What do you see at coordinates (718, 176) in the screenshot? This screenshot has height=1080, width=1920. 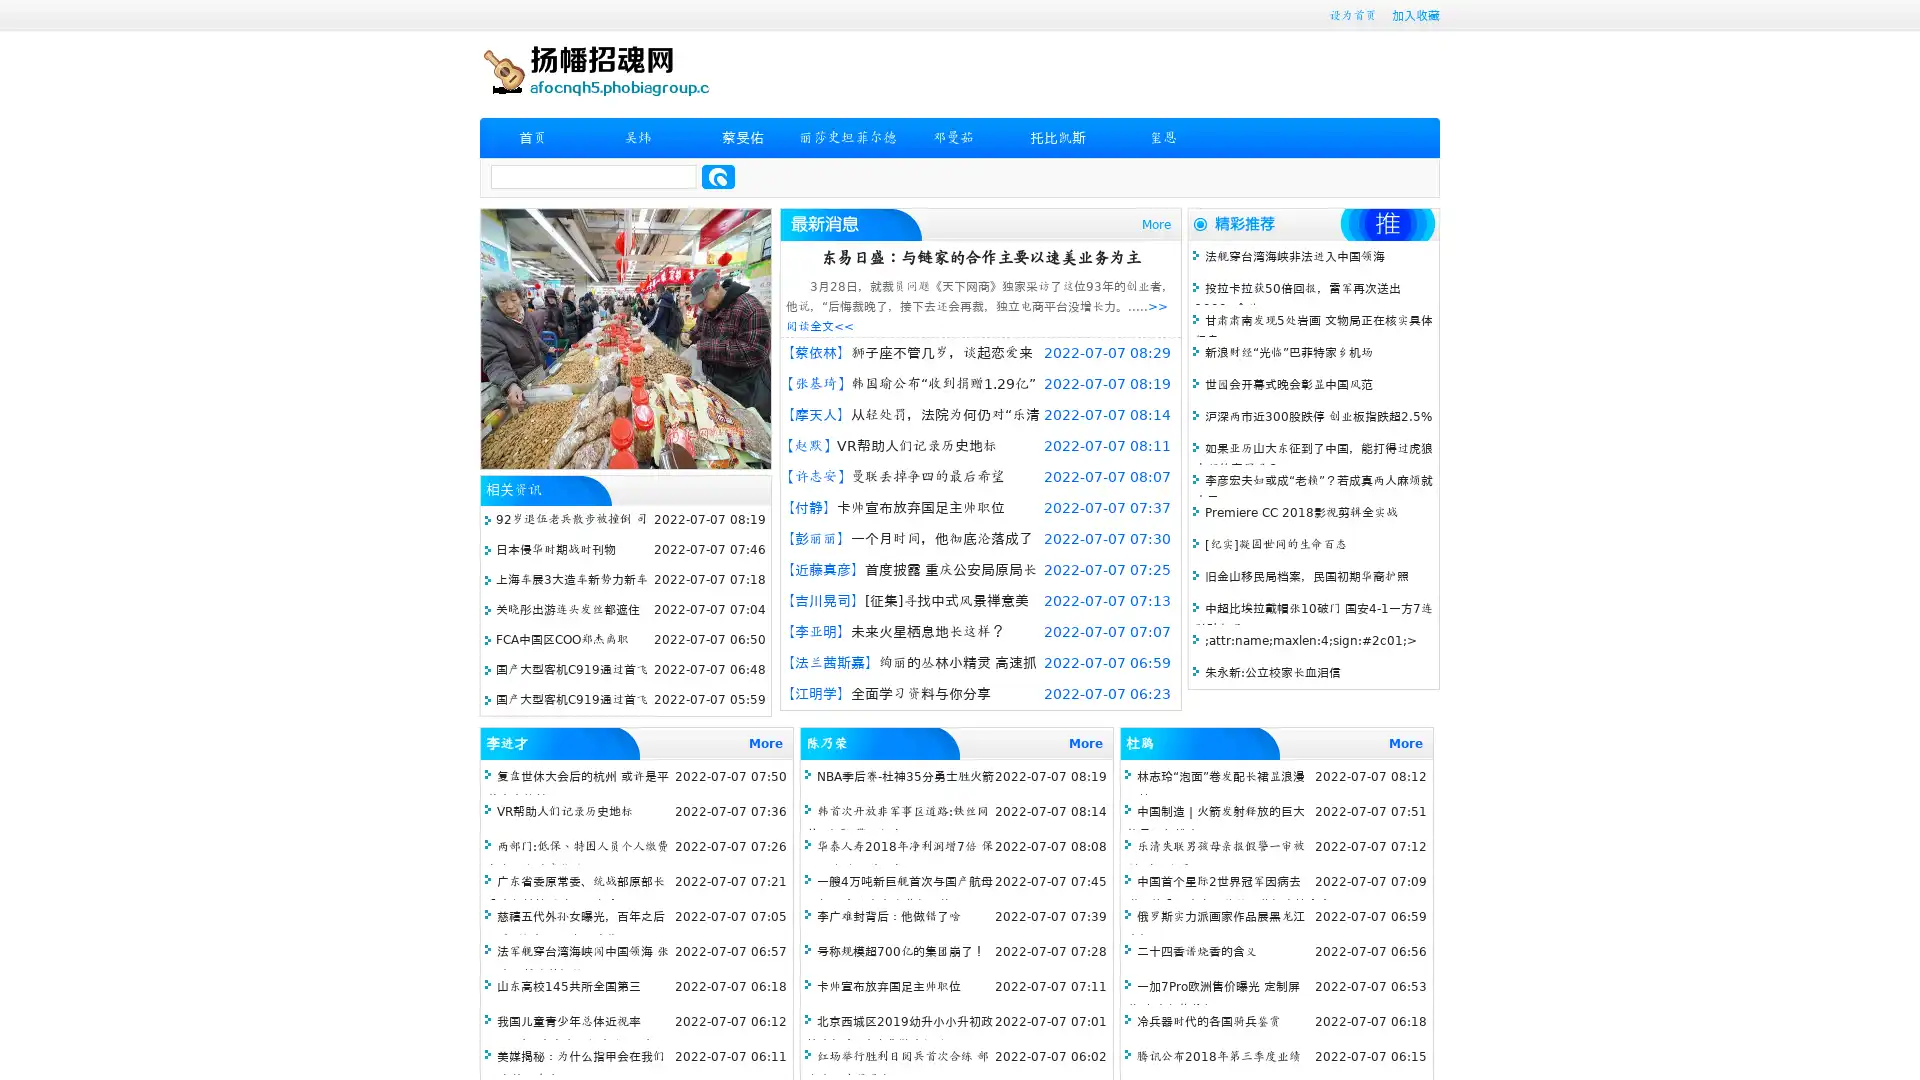 I see `Search` at bounding box center [718, 176].